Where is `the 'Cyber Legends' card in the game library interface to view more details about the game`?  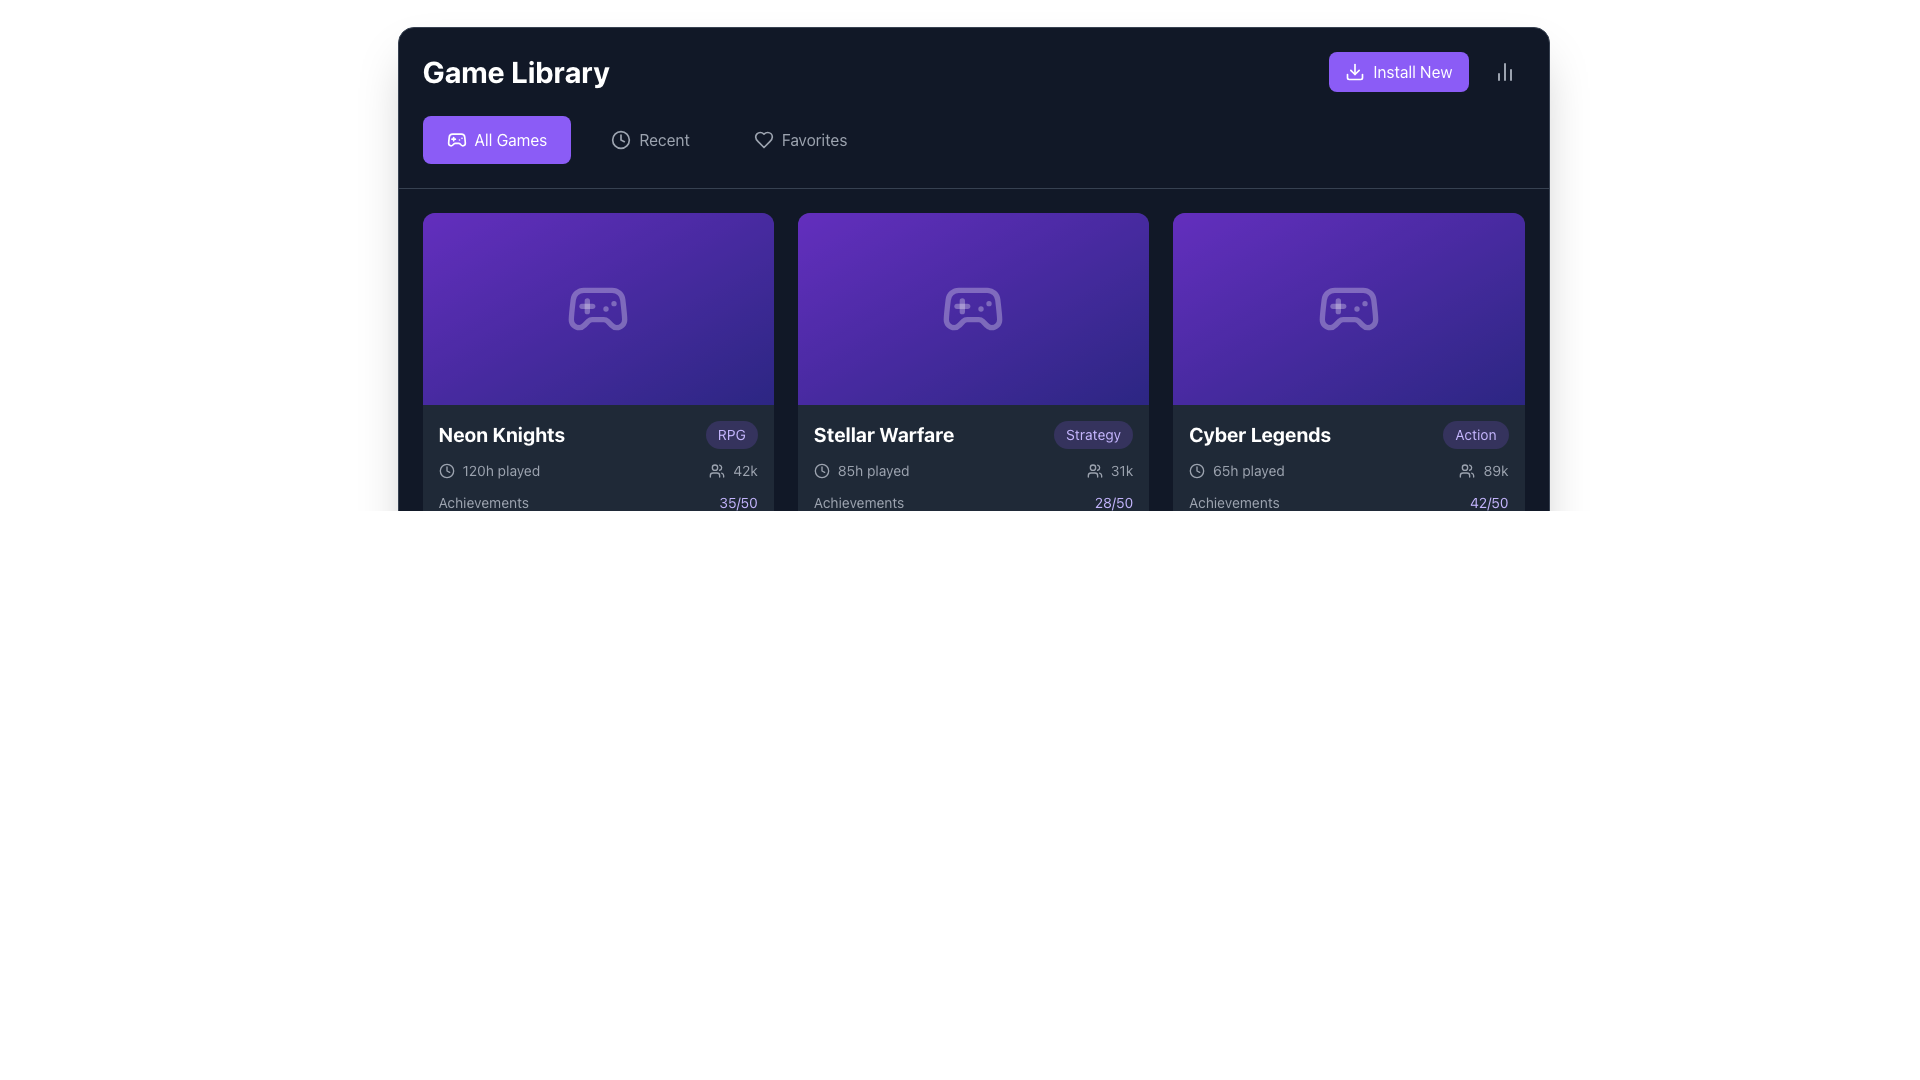 the 'Cyber Legends' card in the game library interface to view more details about the game is located at coordinates (1348, 378).